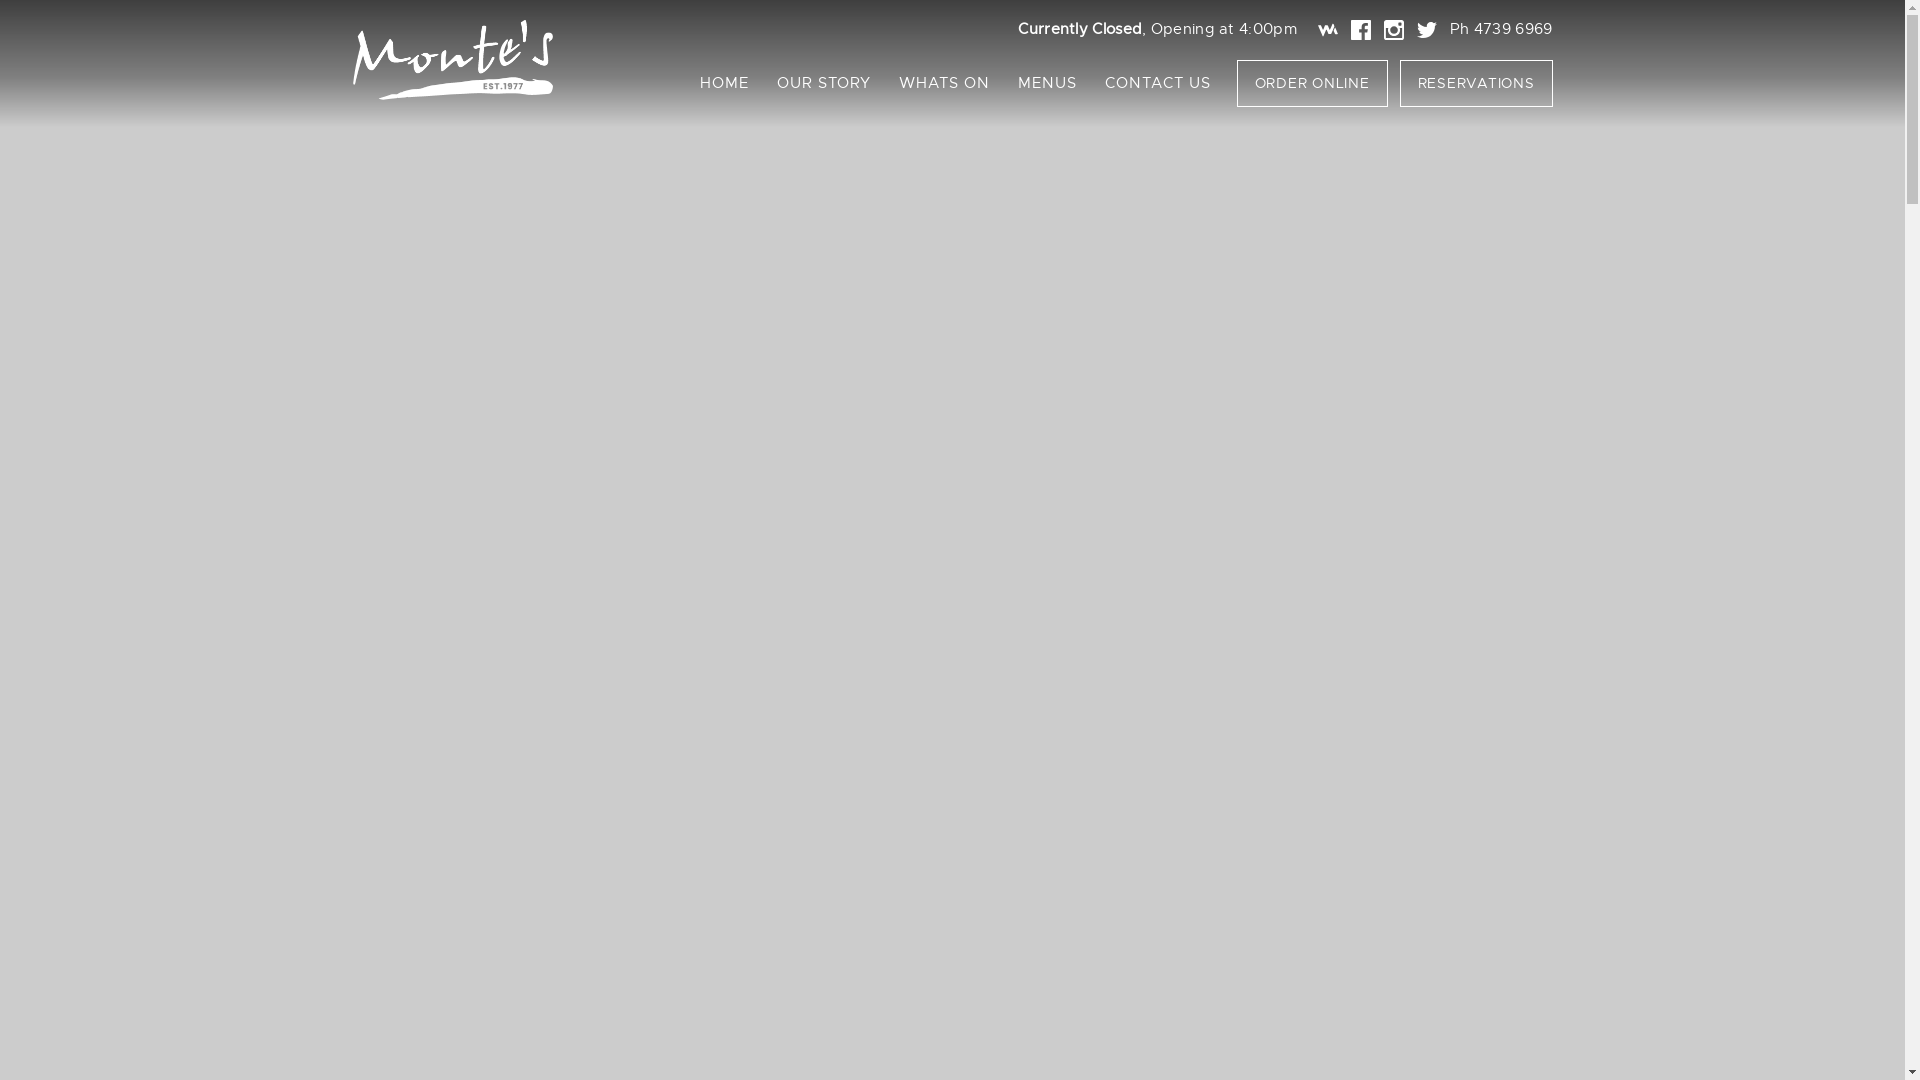 This screenshot has height=1080, width=1920. Describe the element at coordinates (1235, 82) in the screenshot. I see `'ORDER ONLINE'` at that location.